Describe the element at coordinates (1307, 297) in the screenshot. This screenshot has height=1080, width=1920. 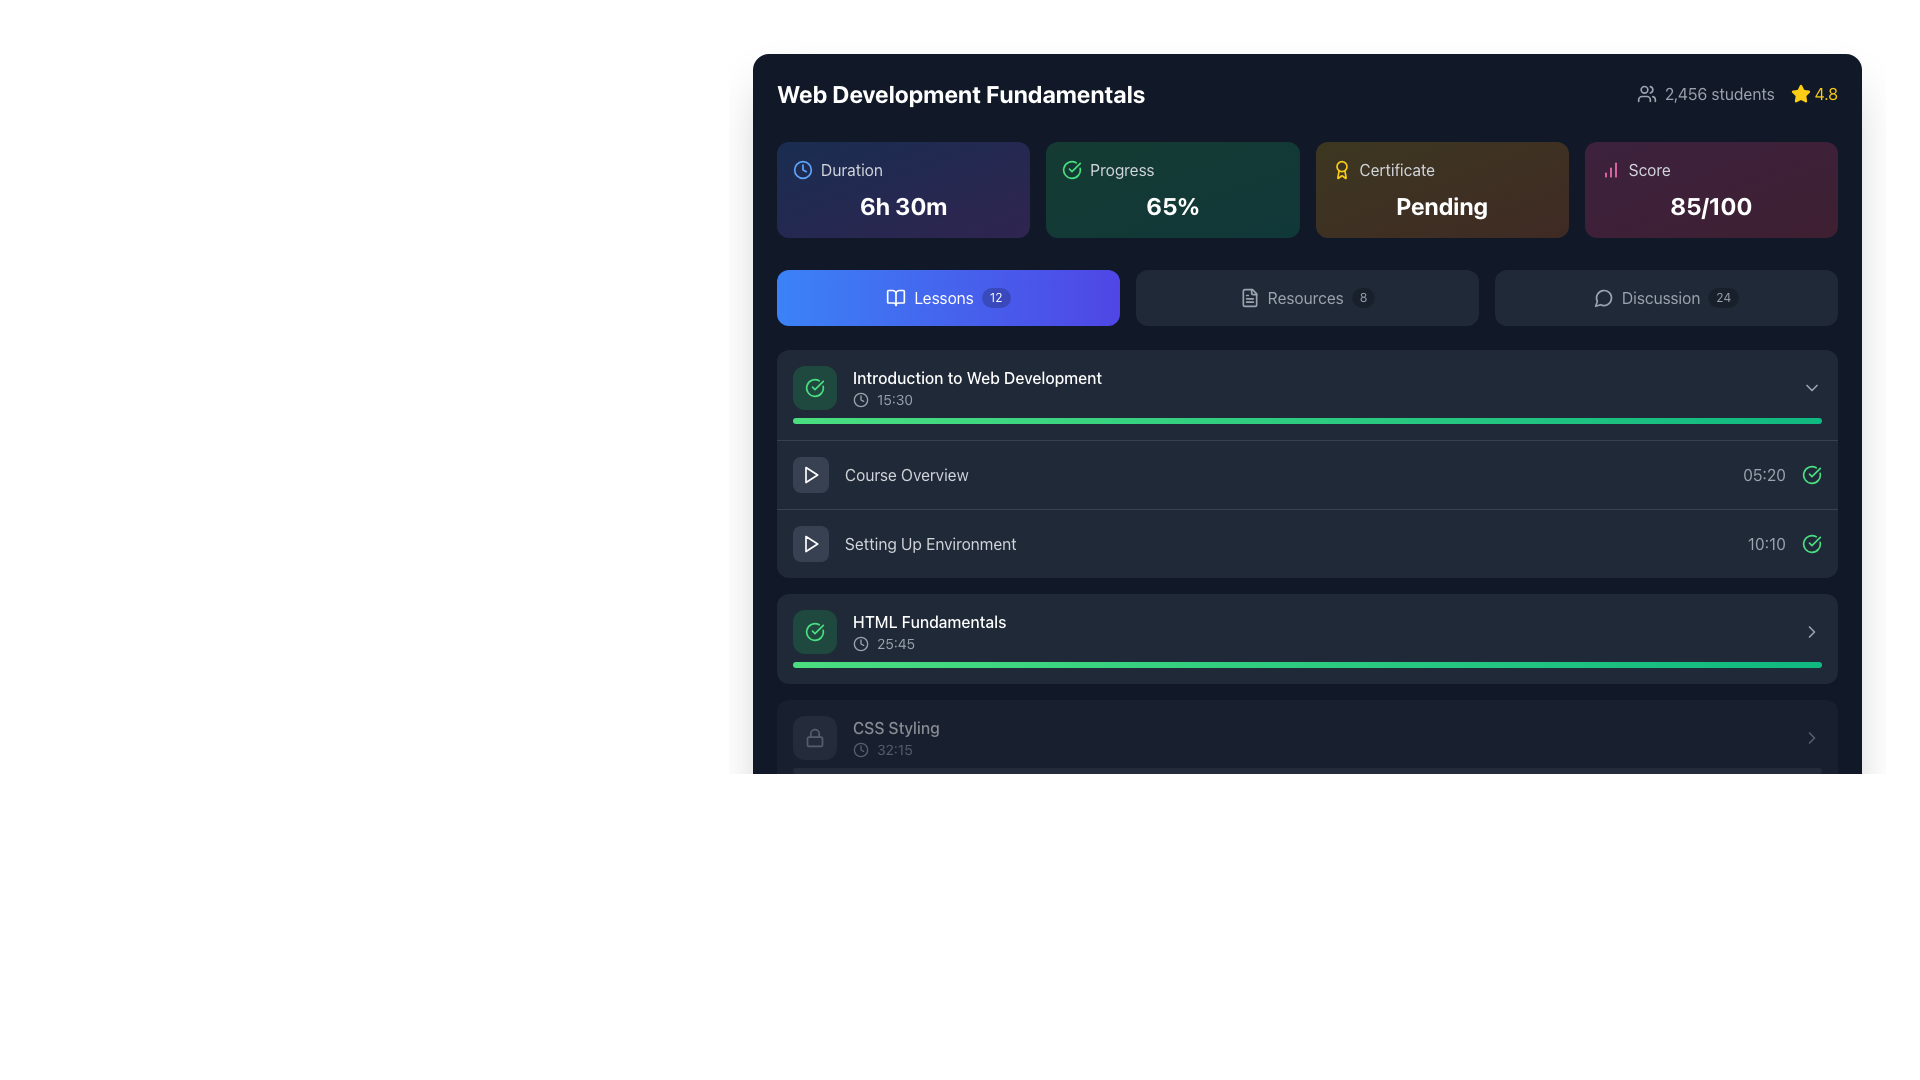
I see `the second button in the horizontal group of three buttons, located centrally in the upper section of the interface` at that location.